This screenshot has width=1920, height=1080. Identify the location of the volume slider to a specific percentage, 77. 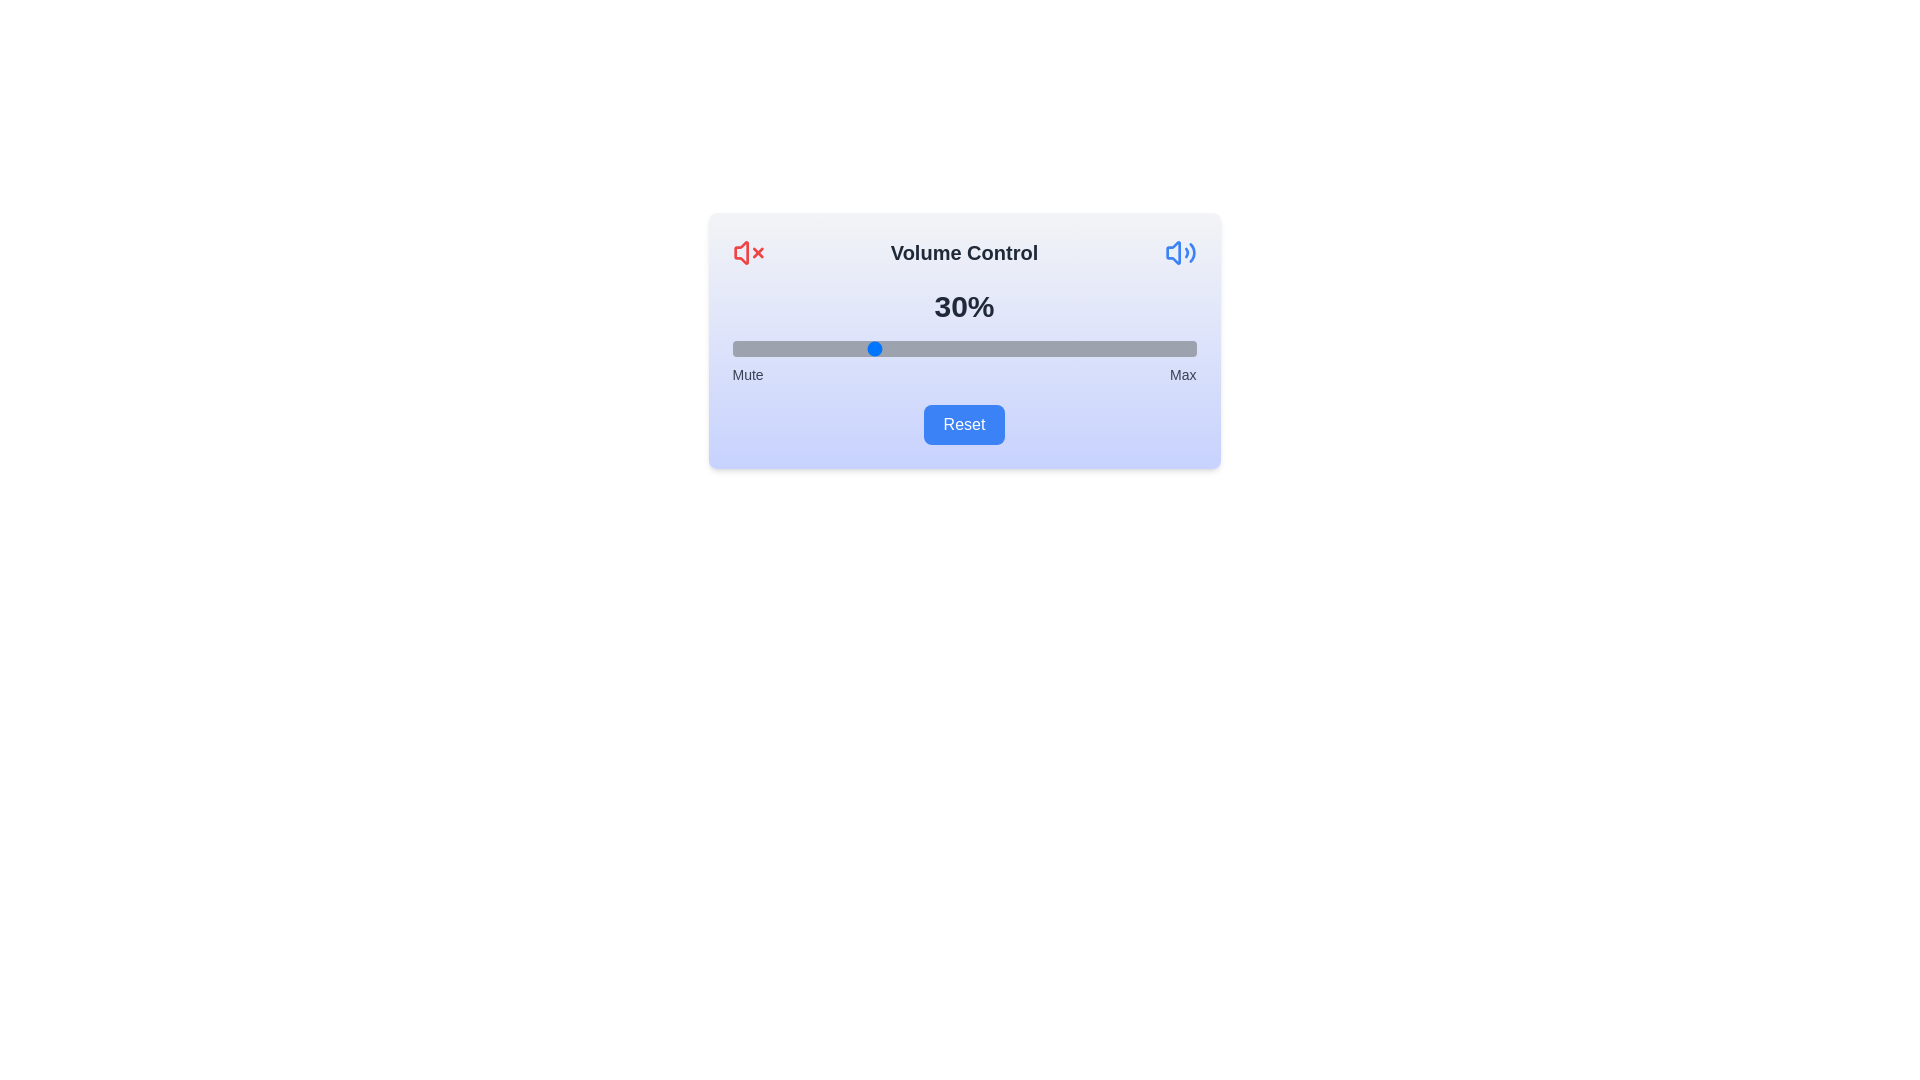
(1088, 347).